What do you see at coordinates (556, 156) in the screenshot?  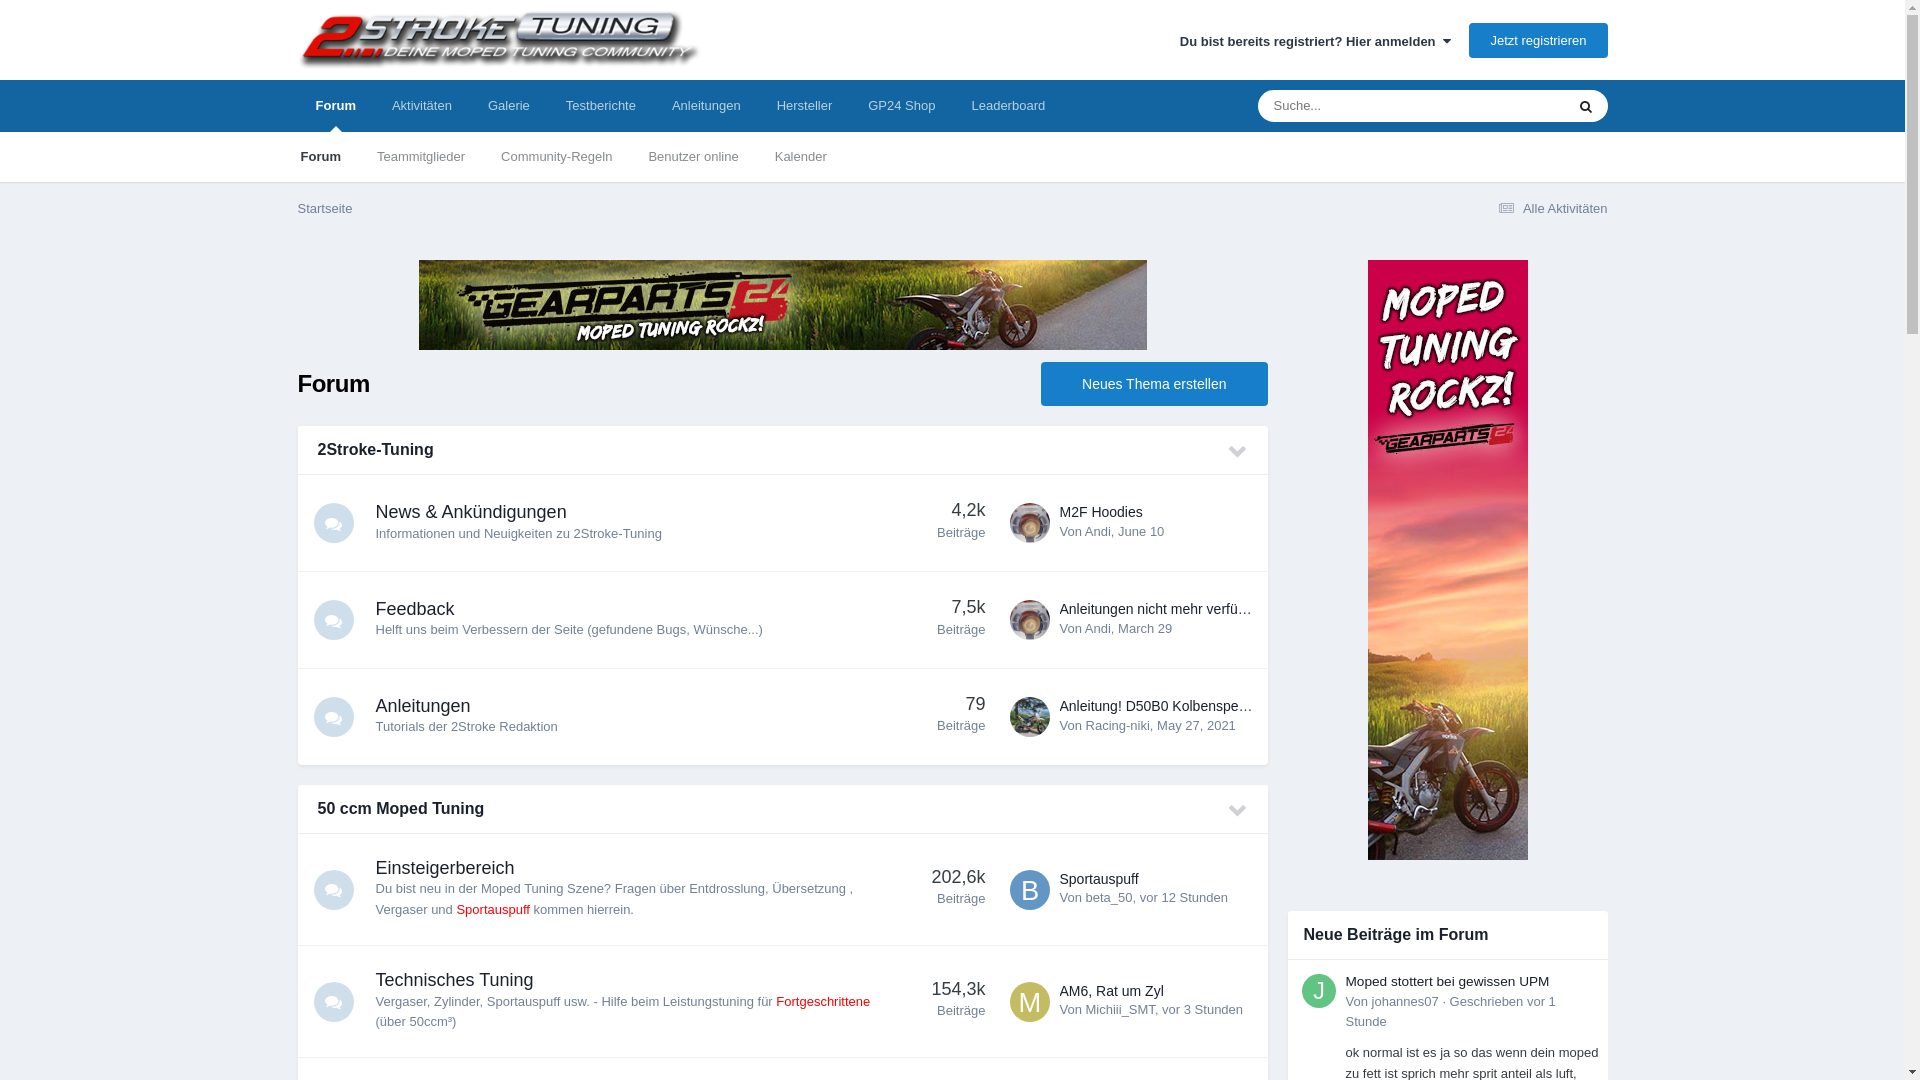 I see `'Community-Regeln'` at bounding box center [556, 156].